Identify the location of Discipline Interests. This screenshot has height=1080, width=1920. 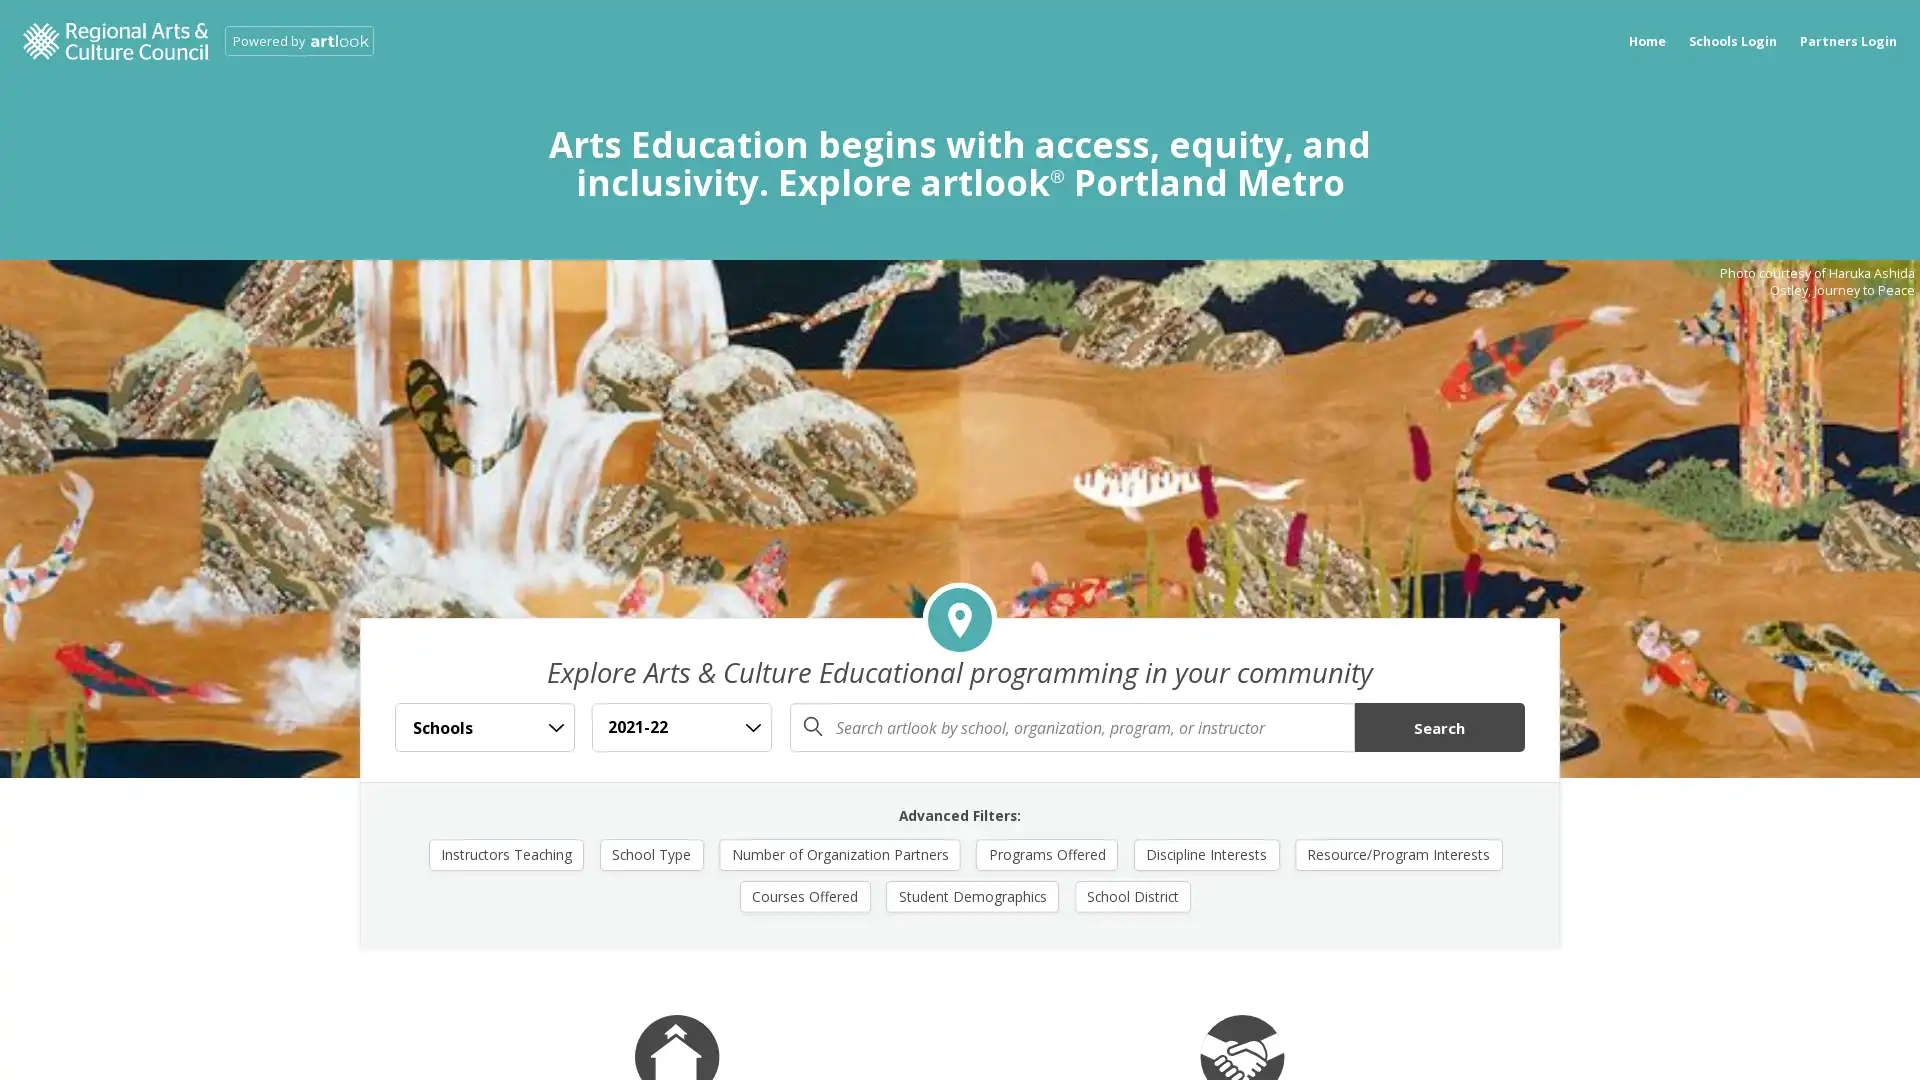
(1204, 853).